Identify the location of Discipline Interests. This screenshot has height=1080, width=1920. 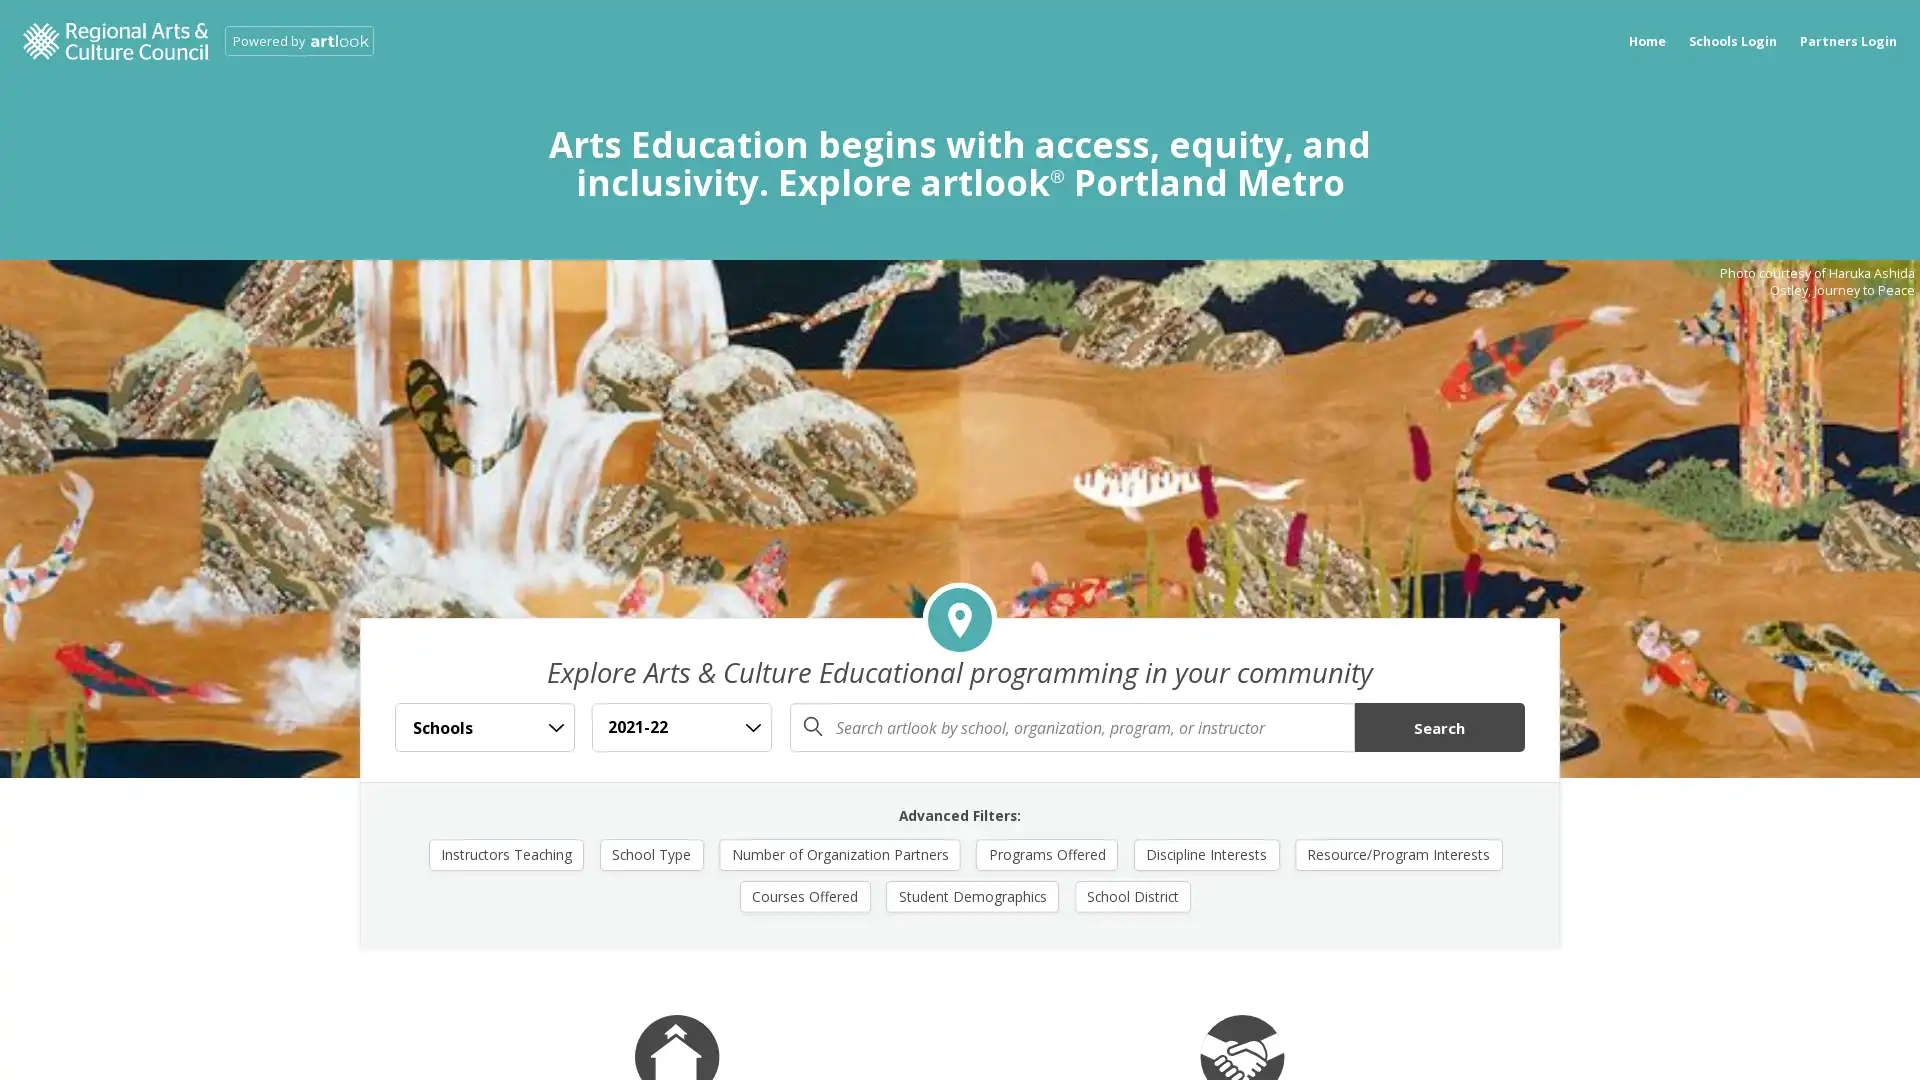
(1204, 853).